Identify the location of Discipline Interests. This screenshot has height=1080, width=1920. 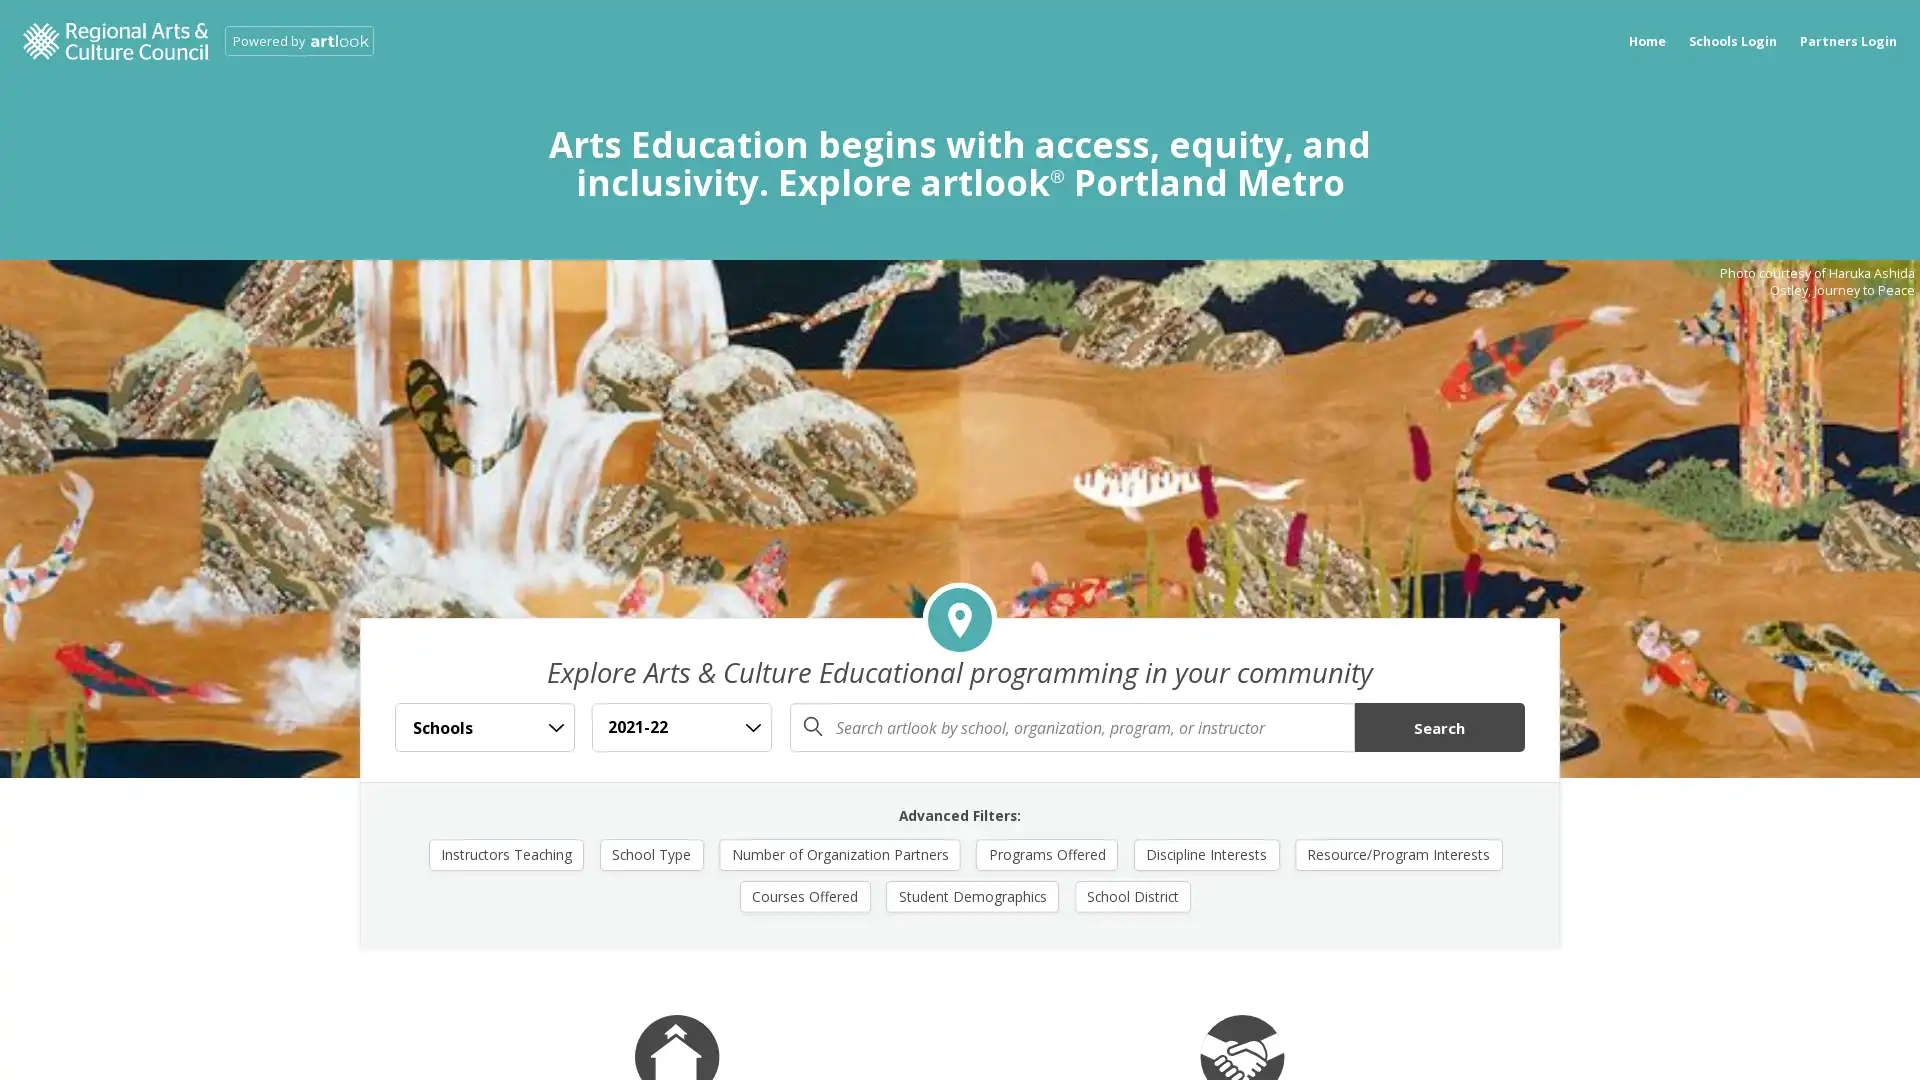
(1204, 853).